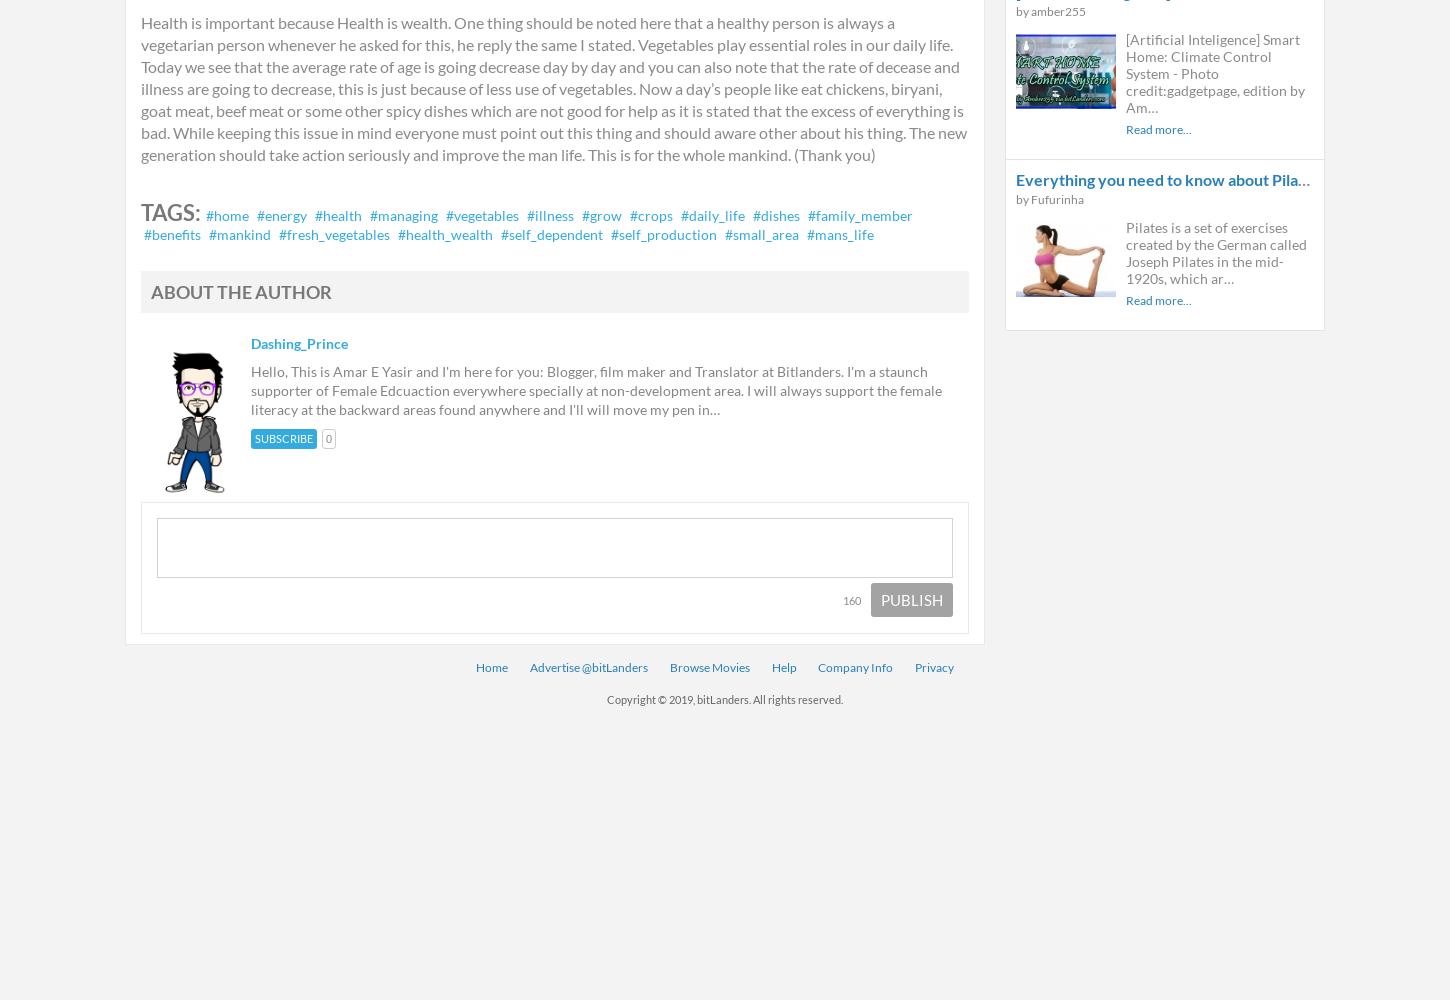  What do you see at coordinates (207, 233) in the screenshot?
I see `'#mankind'` at bounding box center [207, 233].